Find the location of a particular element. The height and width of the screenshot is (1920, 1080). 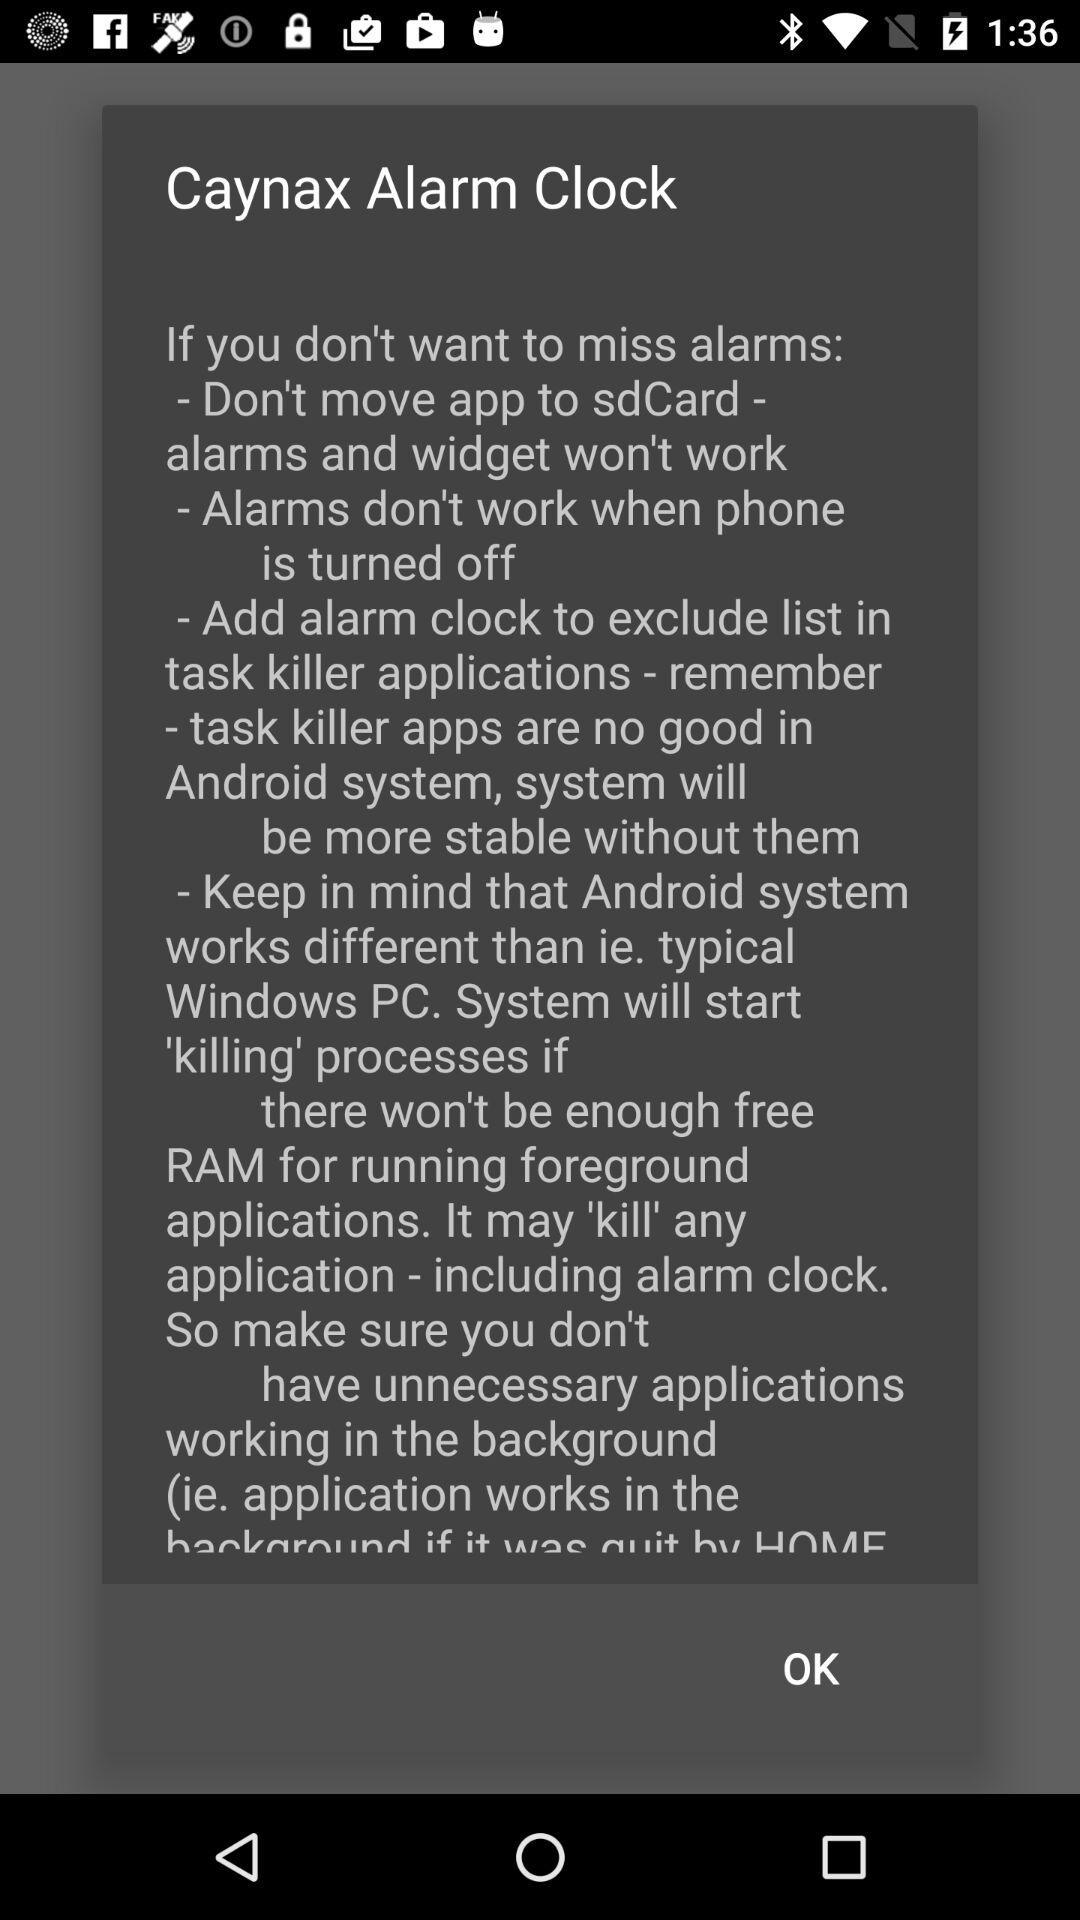

the ok item is located at coordinates (810, 1668).